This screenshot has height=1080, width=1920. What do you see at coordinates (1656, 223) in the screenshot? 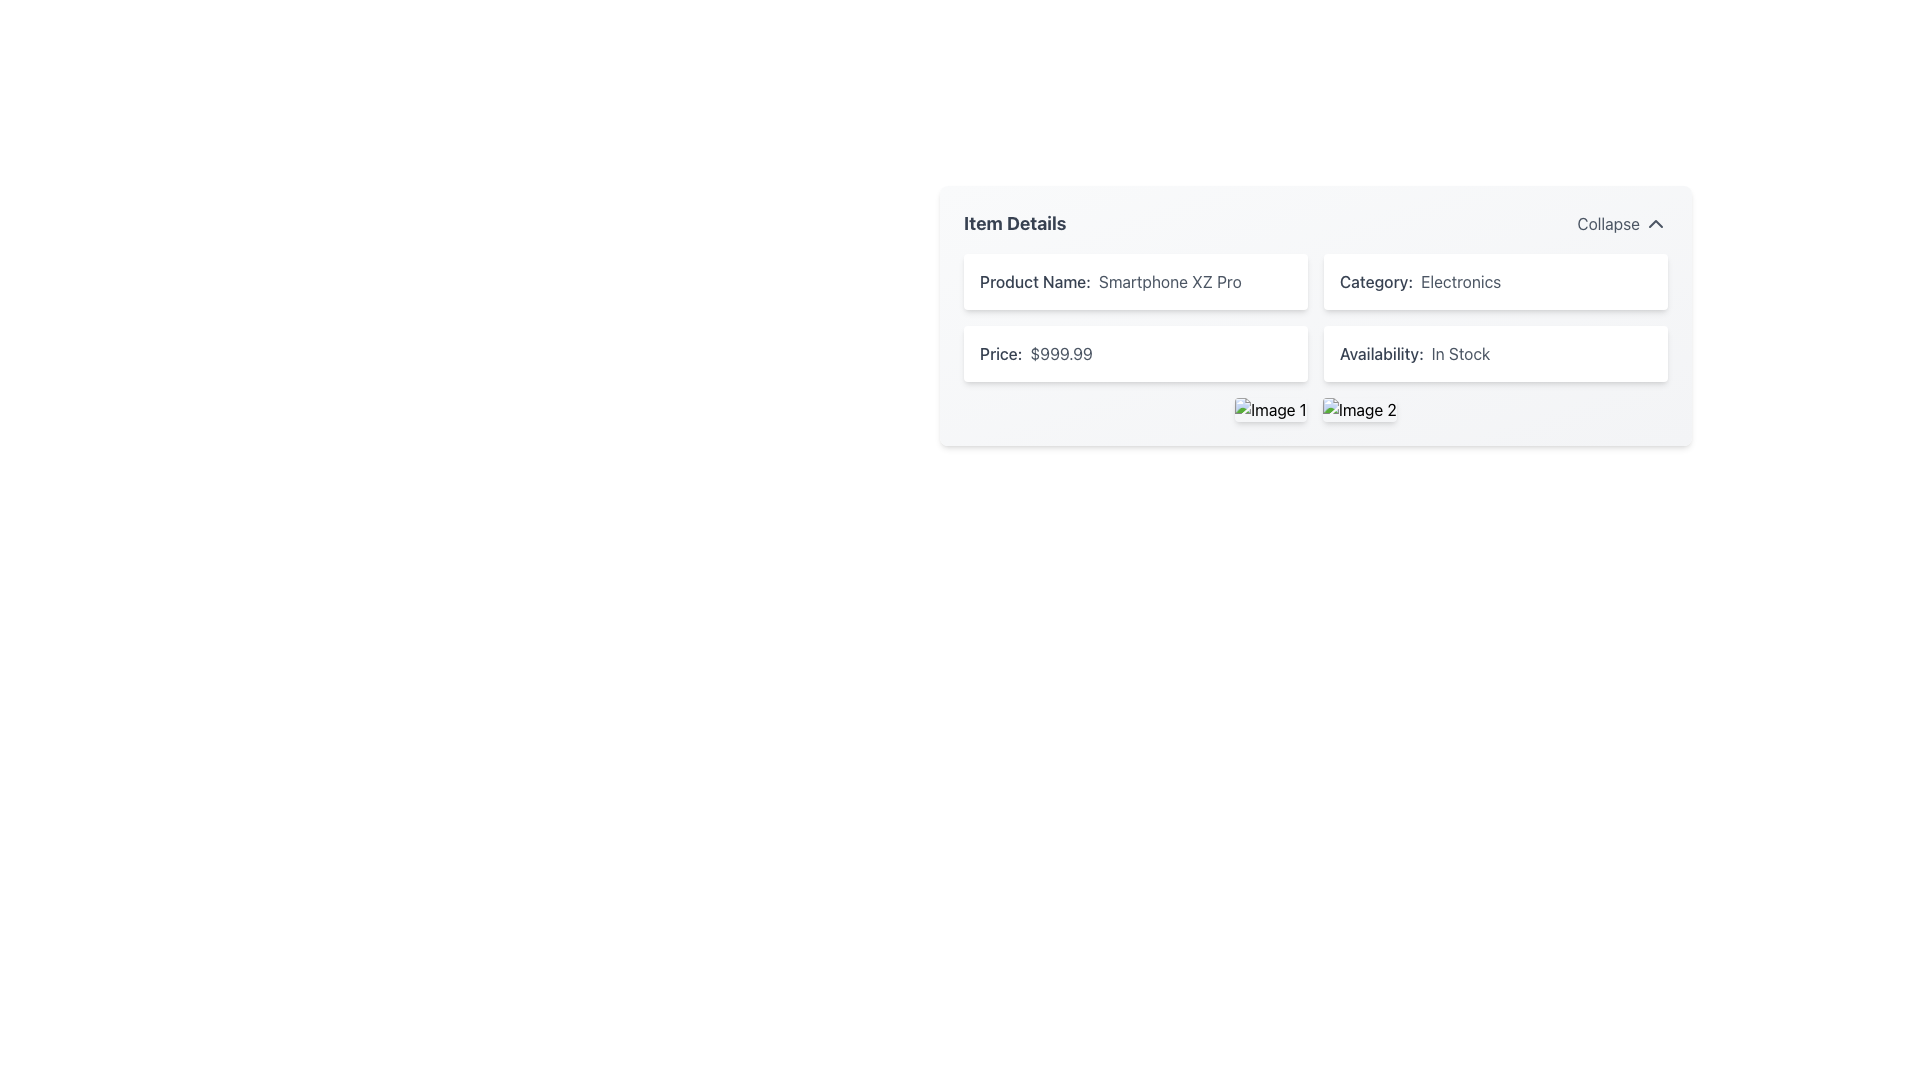
I see `the collapse icon located at the top-right corner of the card to minimize the content associated with it` at bounding box center [1656, 223].